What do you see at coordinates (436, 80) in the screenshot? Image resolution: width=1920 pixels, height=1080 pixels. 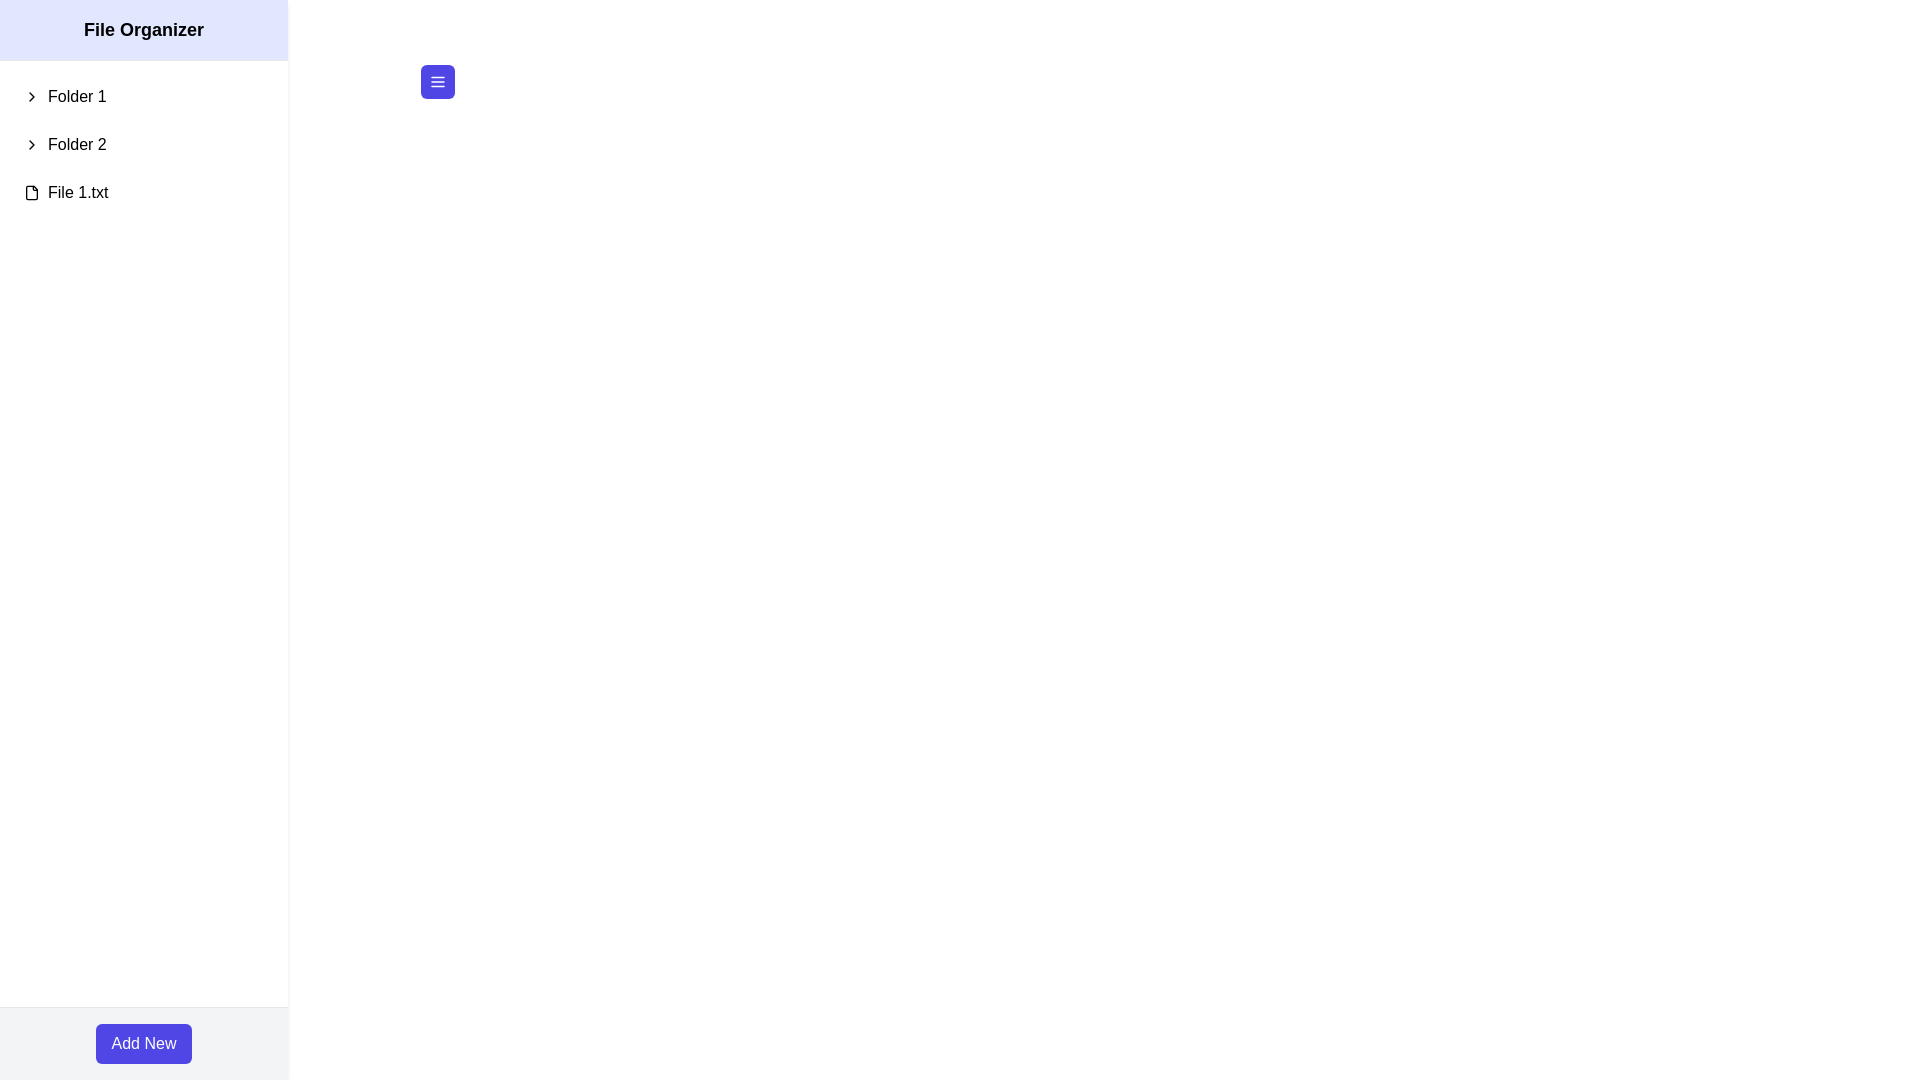 I see `the button located below the 'File Organizer' header` at bounding box center [436, 80].